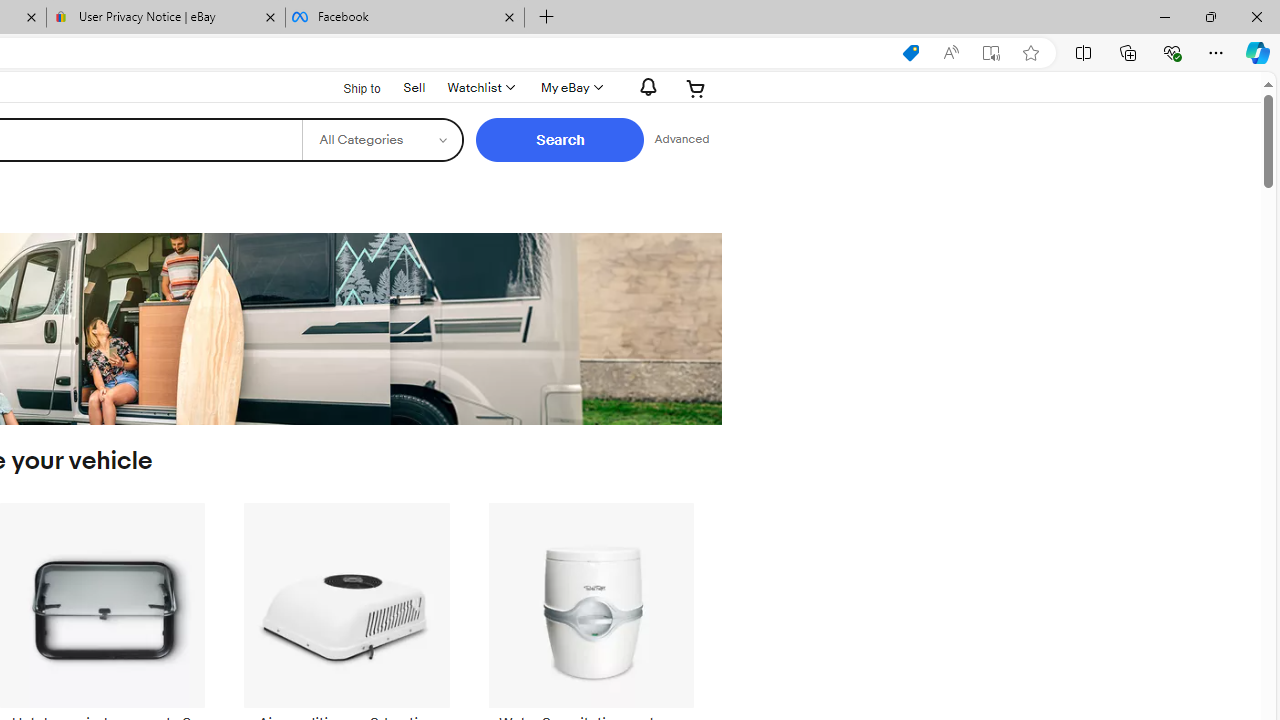  I want to click on 'New Tab', so click(546, 17).